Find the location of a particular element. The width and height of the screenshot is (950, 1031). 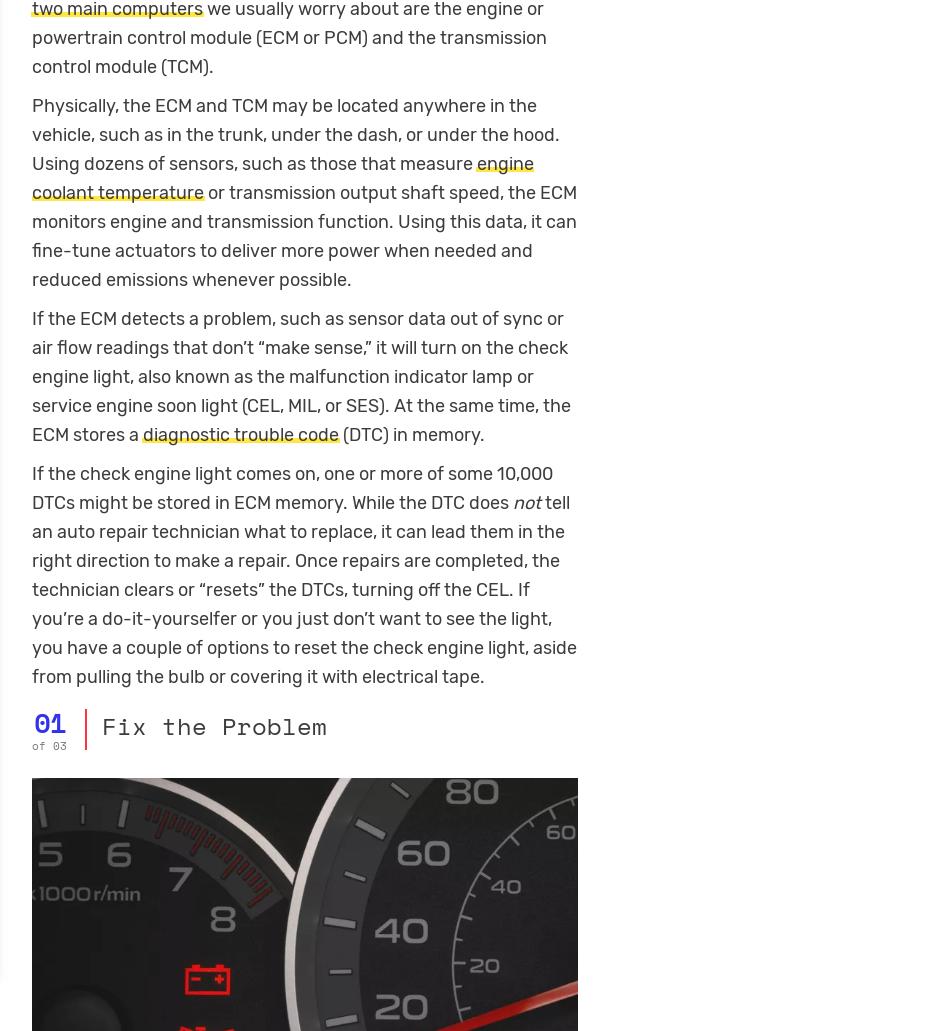

'(DTC) in memory.' is located at coordinates (411, 434).